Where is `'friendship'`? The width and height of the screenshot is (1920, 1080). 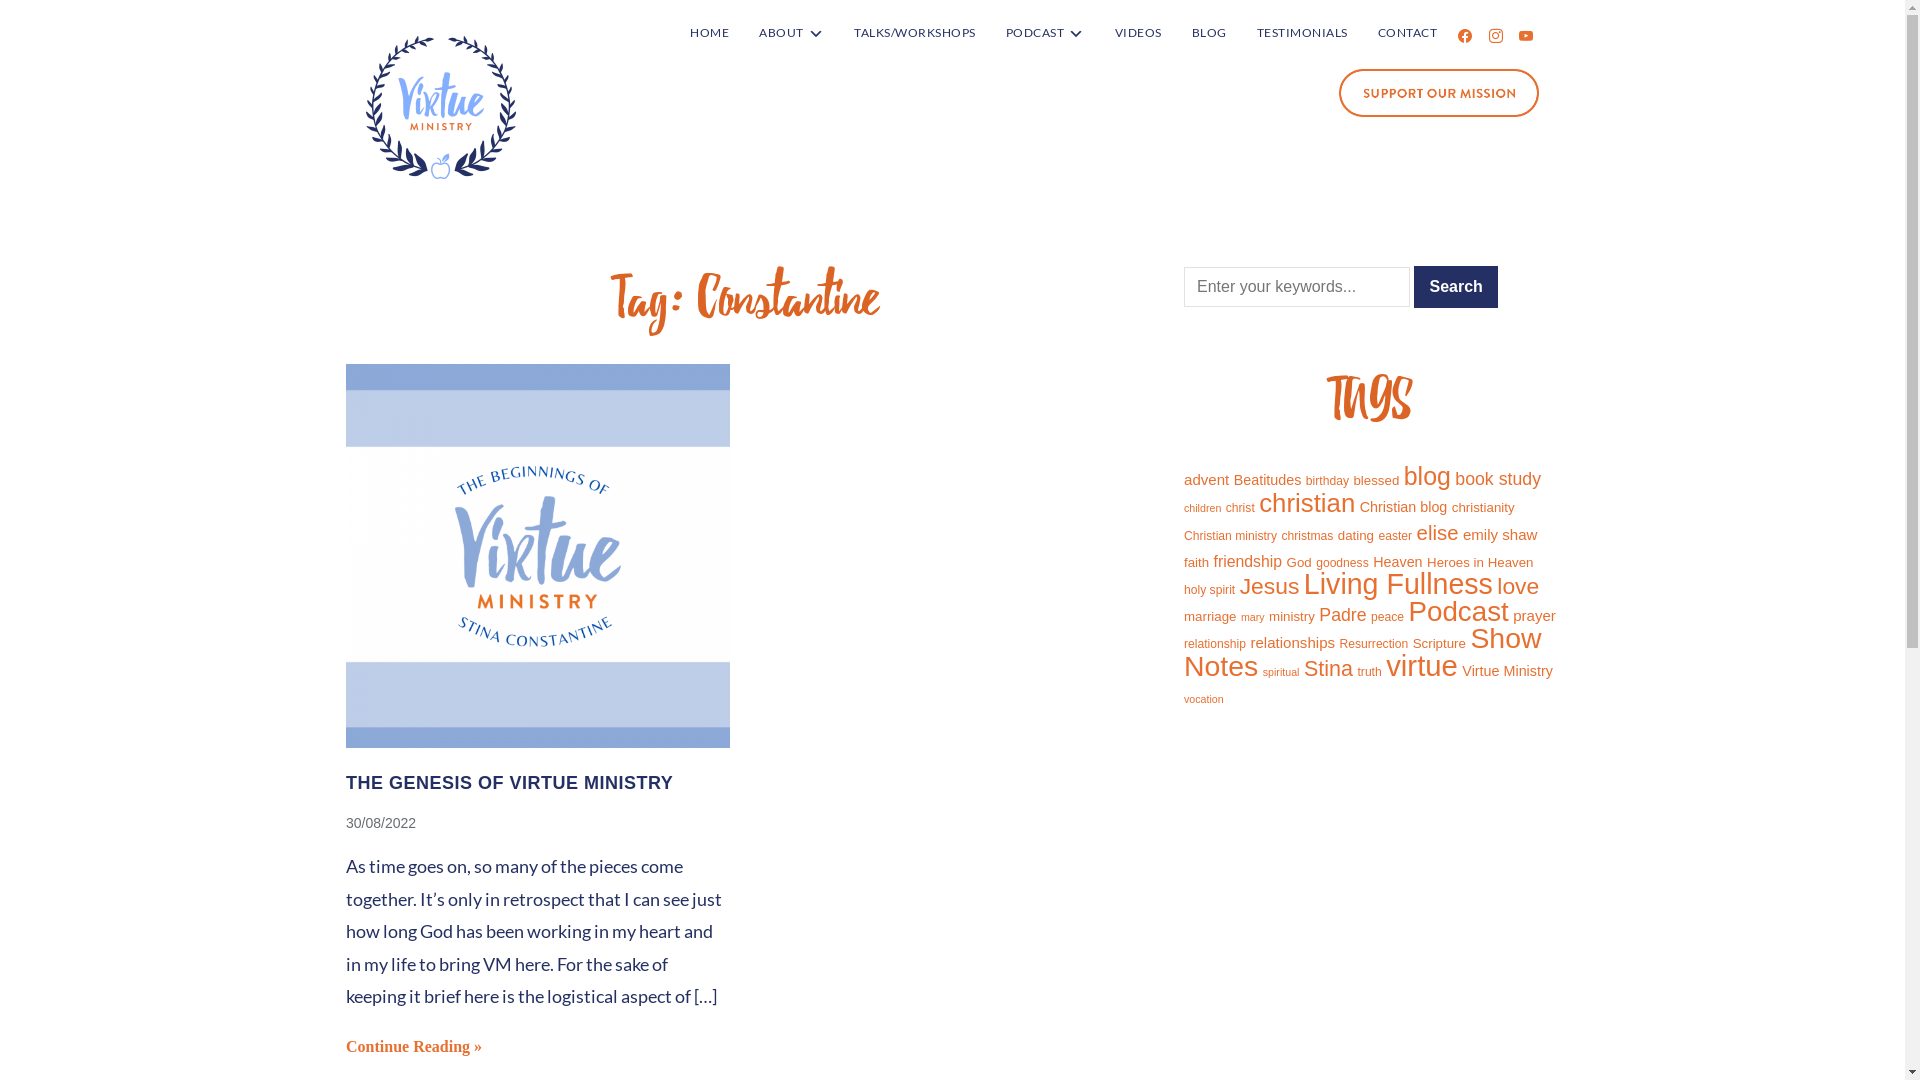 'friendship' is located at coordinates (1247, 561).